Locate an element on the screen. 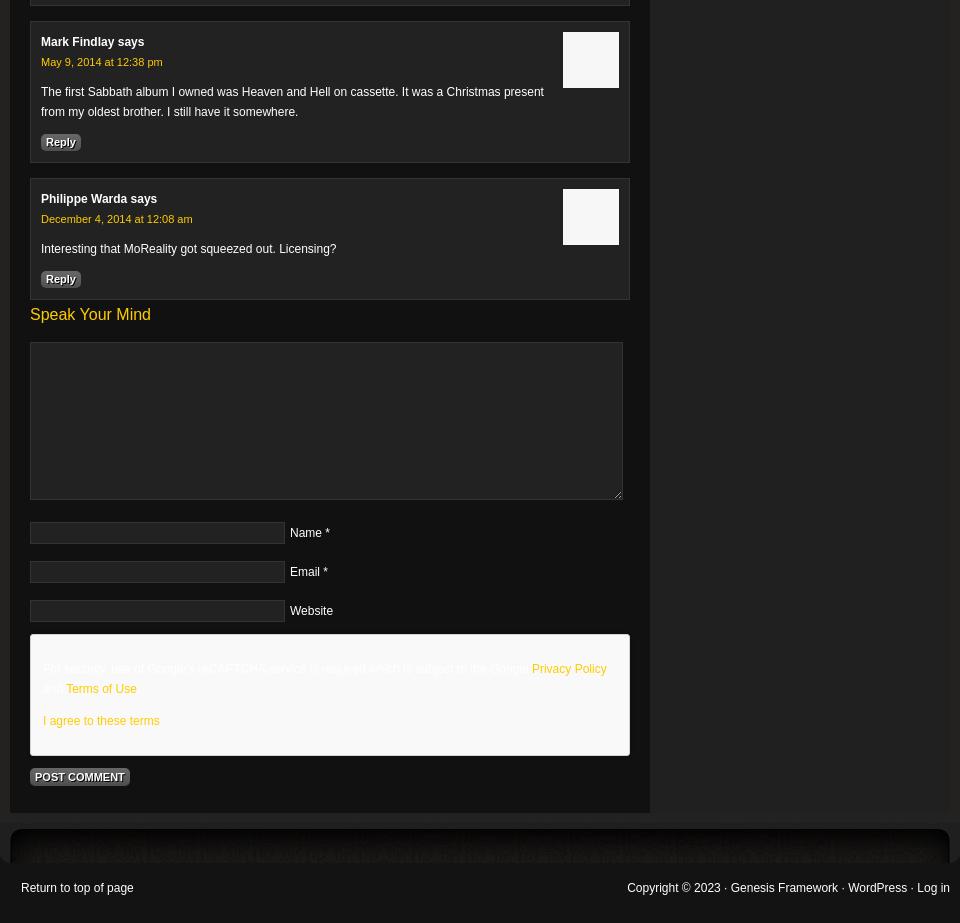  'Privacy Policy' is located at coordinates (568, 667).